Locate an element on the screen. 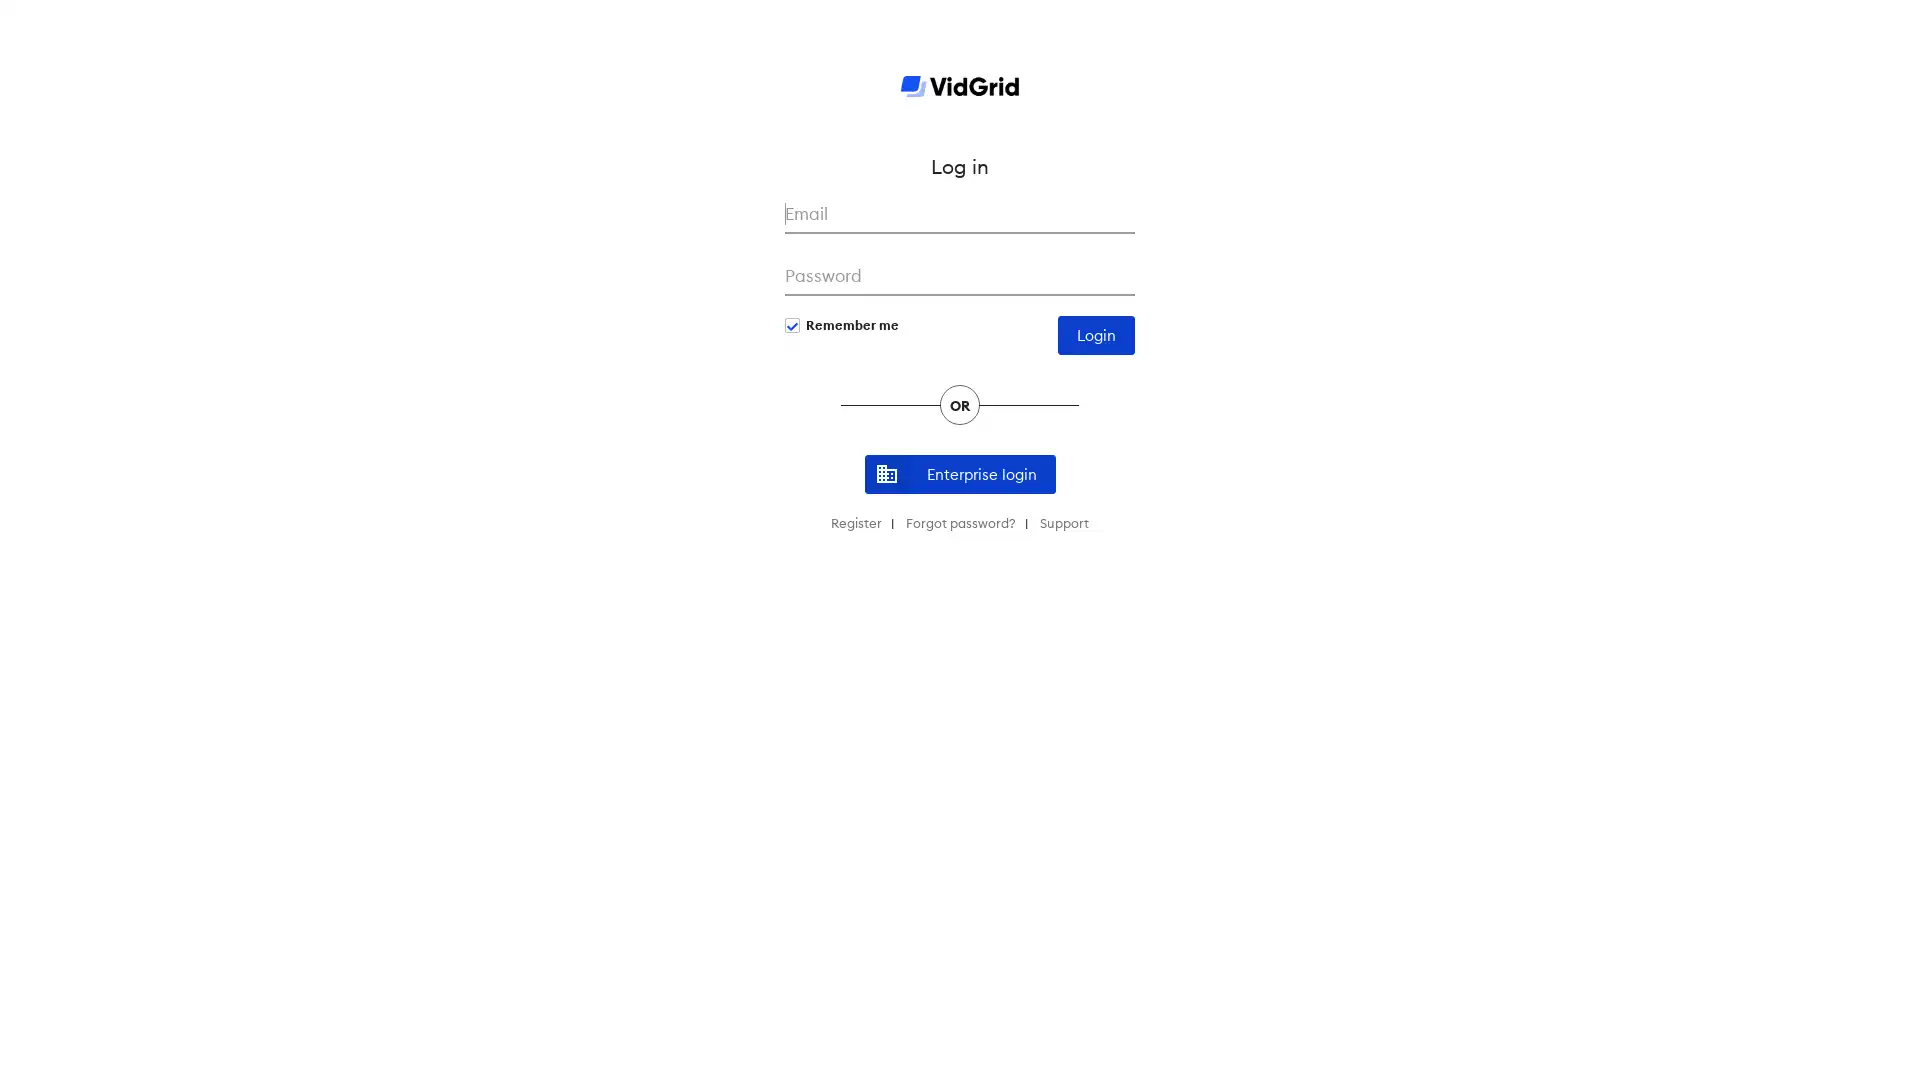  Enterprise login is located at coordinates (958, 473).